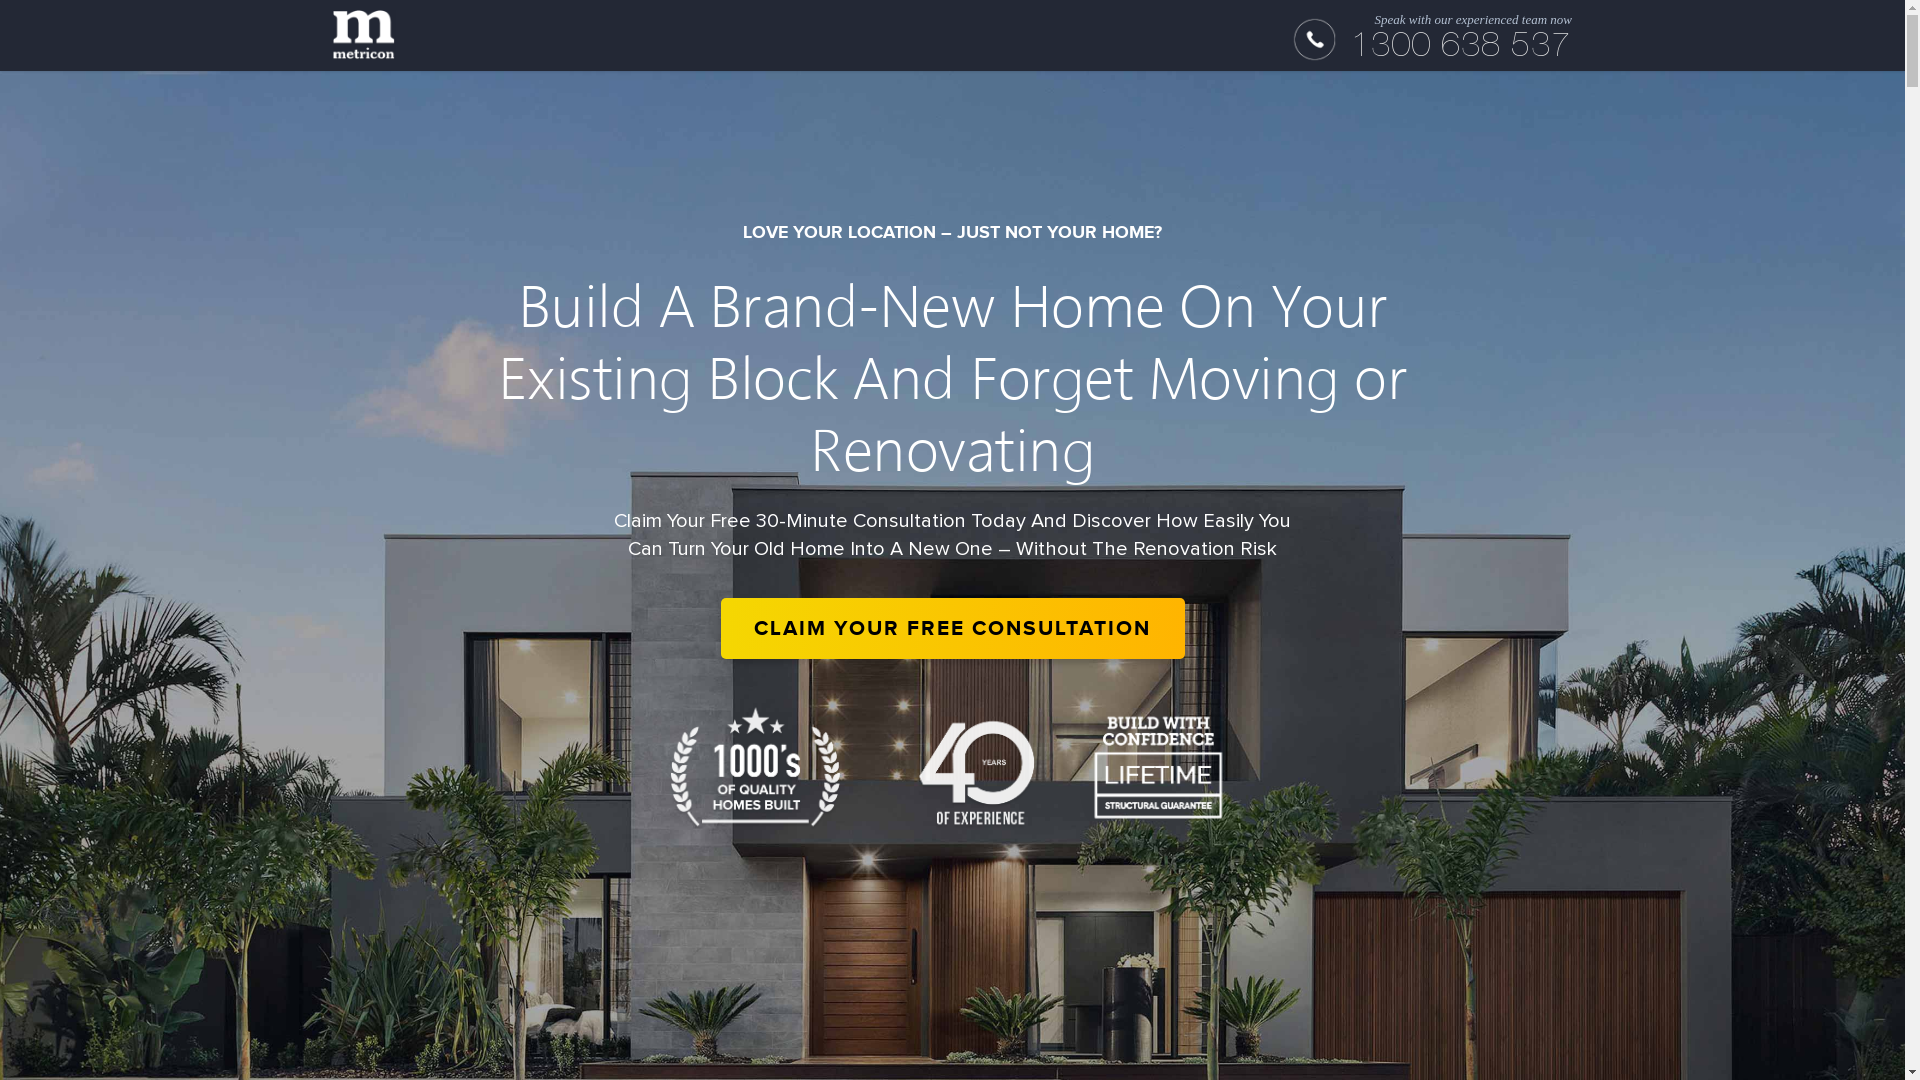 This screenshot has height=1080, width=1920. What do you see at coordinates (950, 627) in the screenshot?
I see `'CLAIM YOUR FREE CONSULTATION'` at bounding box center [950, 627].